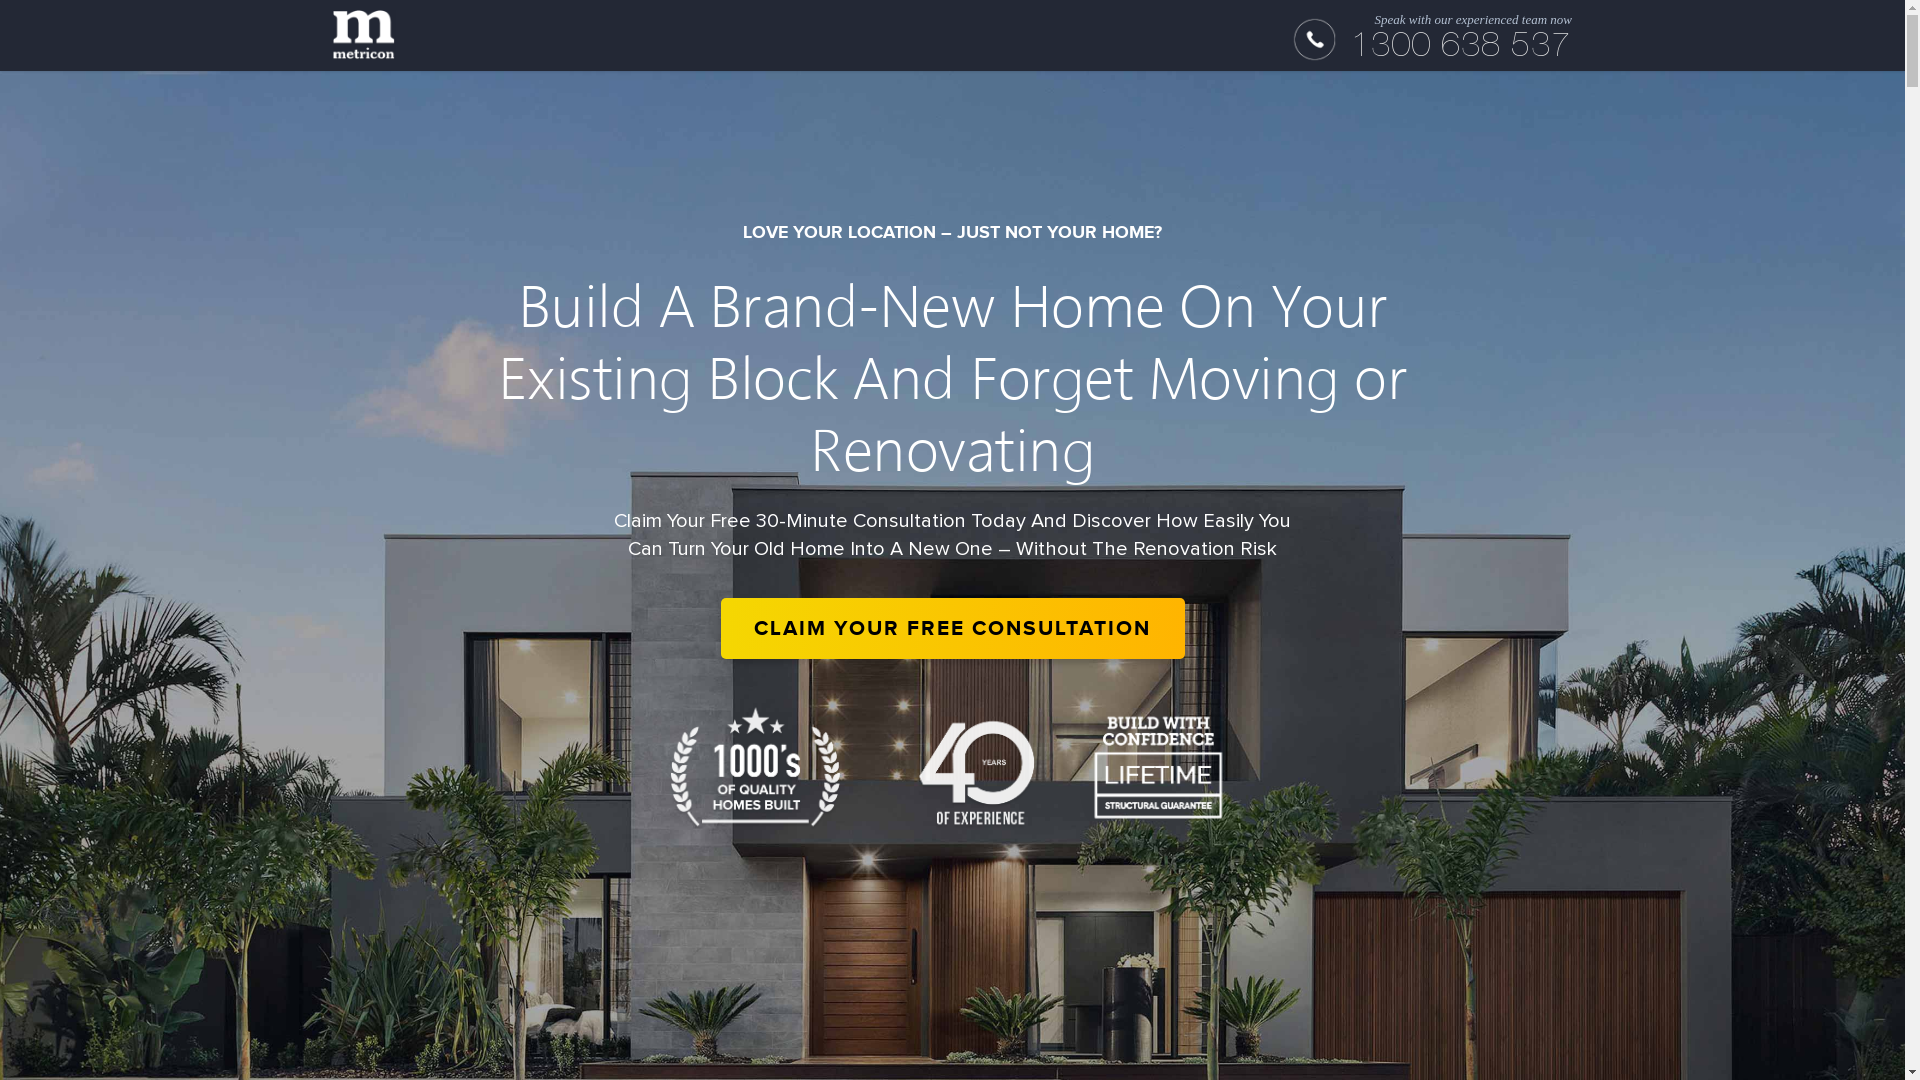 This screenshot has height=1080, width=1920. What do you see at coordinates (950, 627) in the screenshot?
I see `'CLAIM YOUR FREE CONSULTATION'` at bounding box center [950, 627].